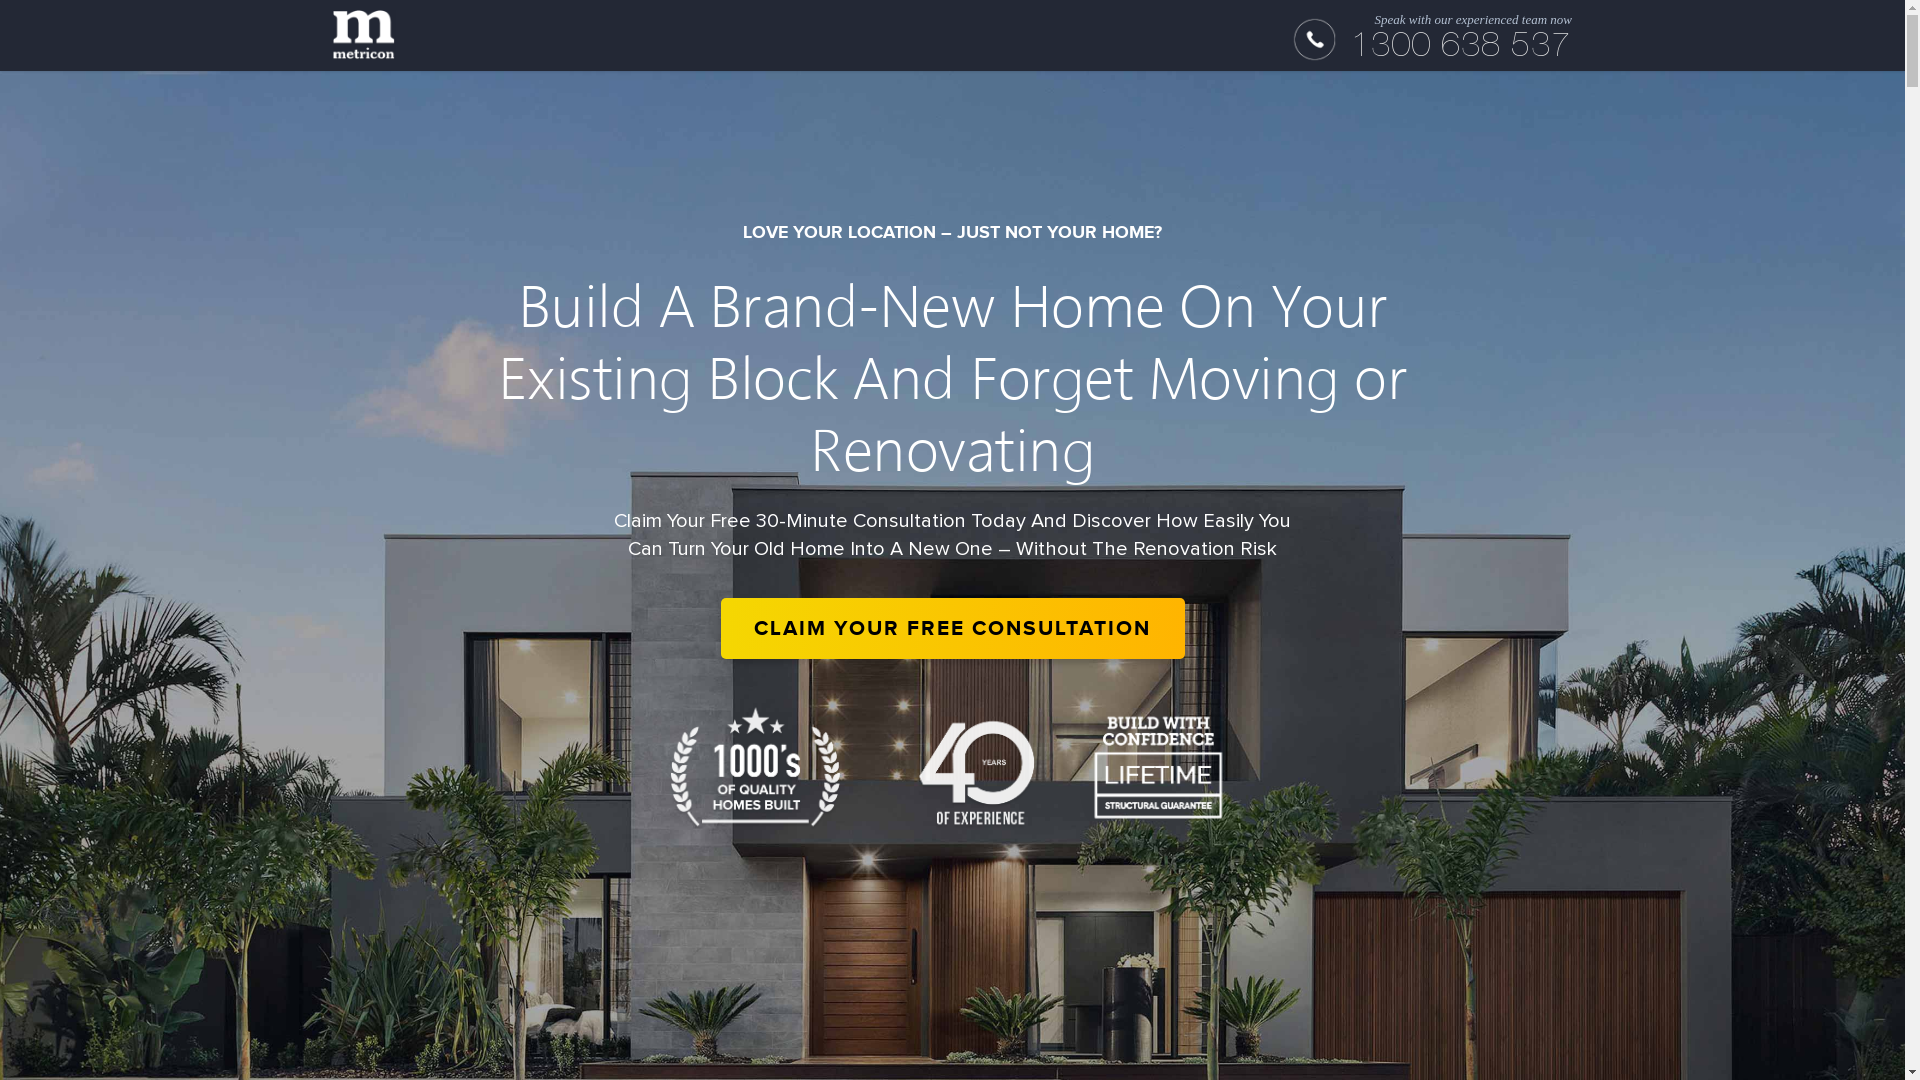 This screenshot has height=1080, width=1920. What do you see at coordinates (950, 627) in the screenshot?
I see `'CLAIM YOUR FREE CONSULTATION'` at bounding box center [950, 627].